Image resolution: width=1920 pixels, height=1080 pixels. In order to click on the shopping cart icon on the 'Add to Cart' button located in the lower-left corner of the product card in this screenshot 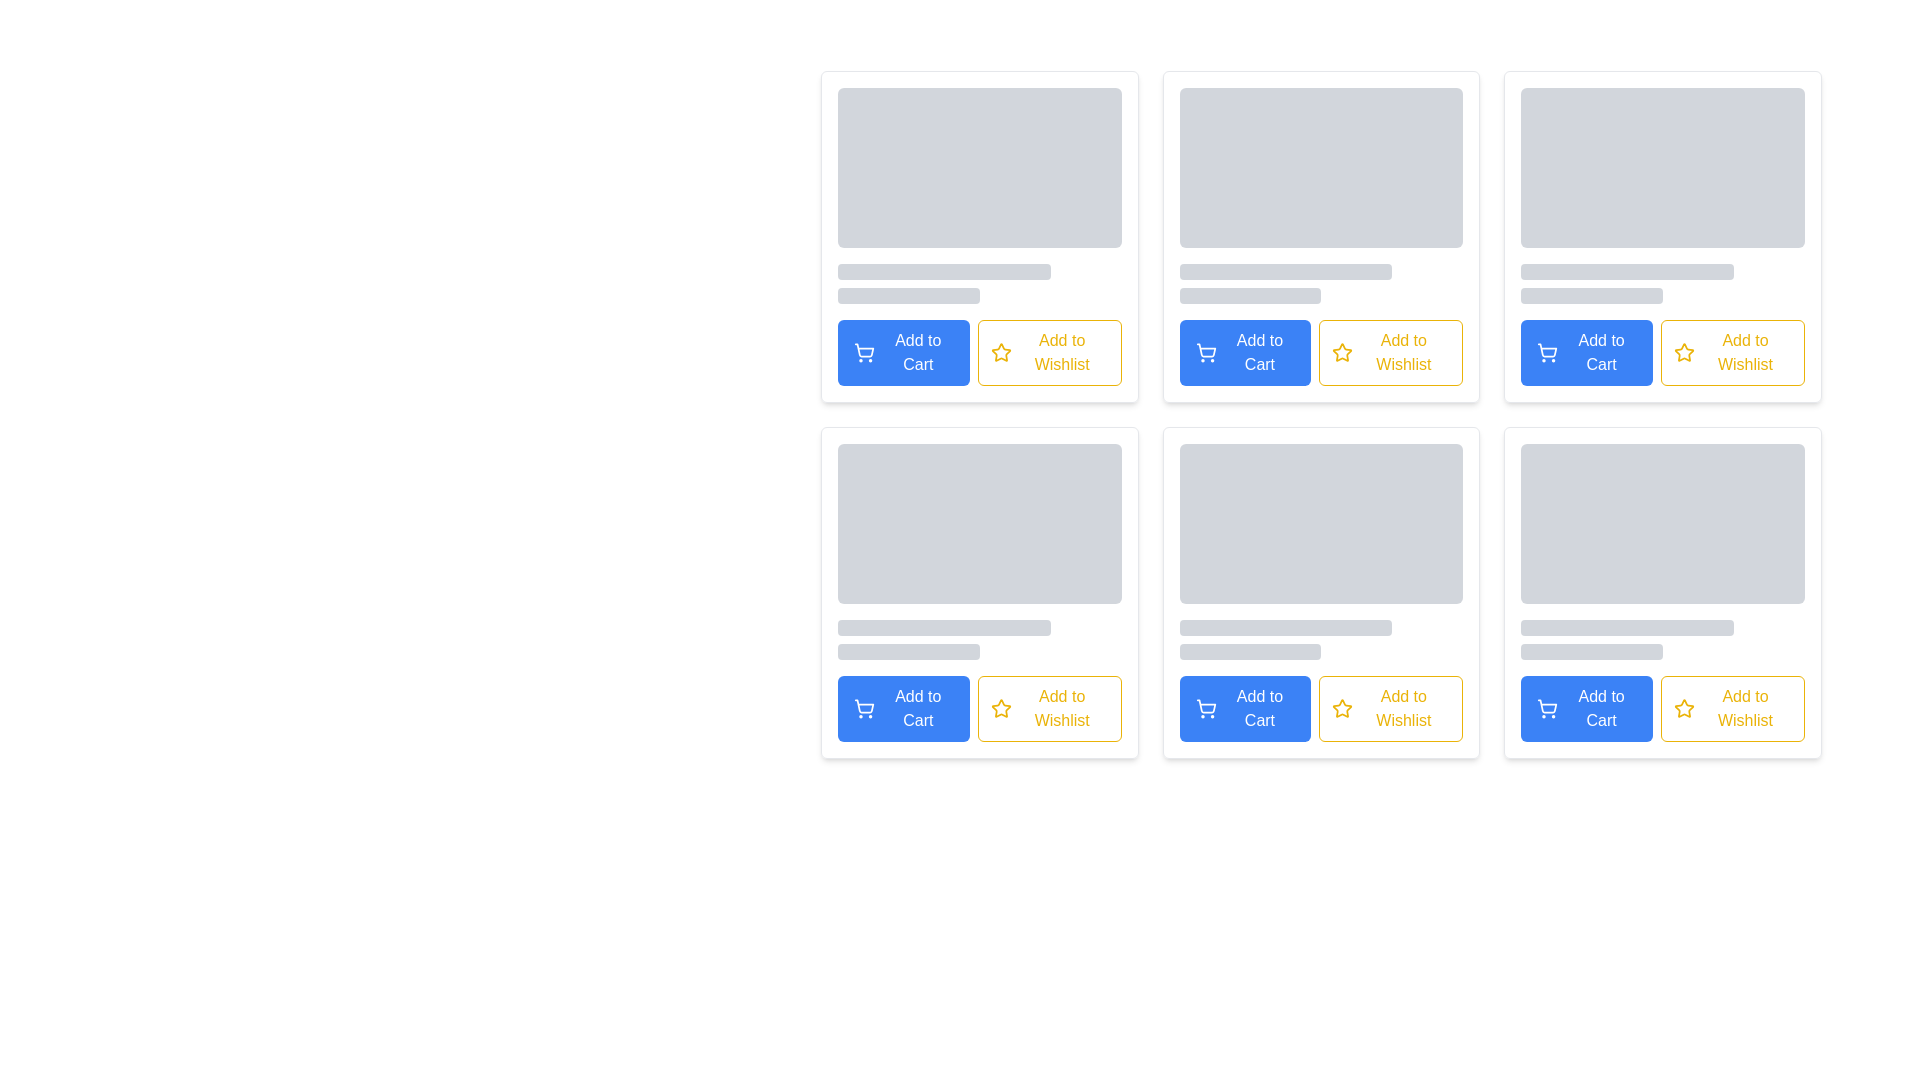, I will do `click(1205, 708)`.